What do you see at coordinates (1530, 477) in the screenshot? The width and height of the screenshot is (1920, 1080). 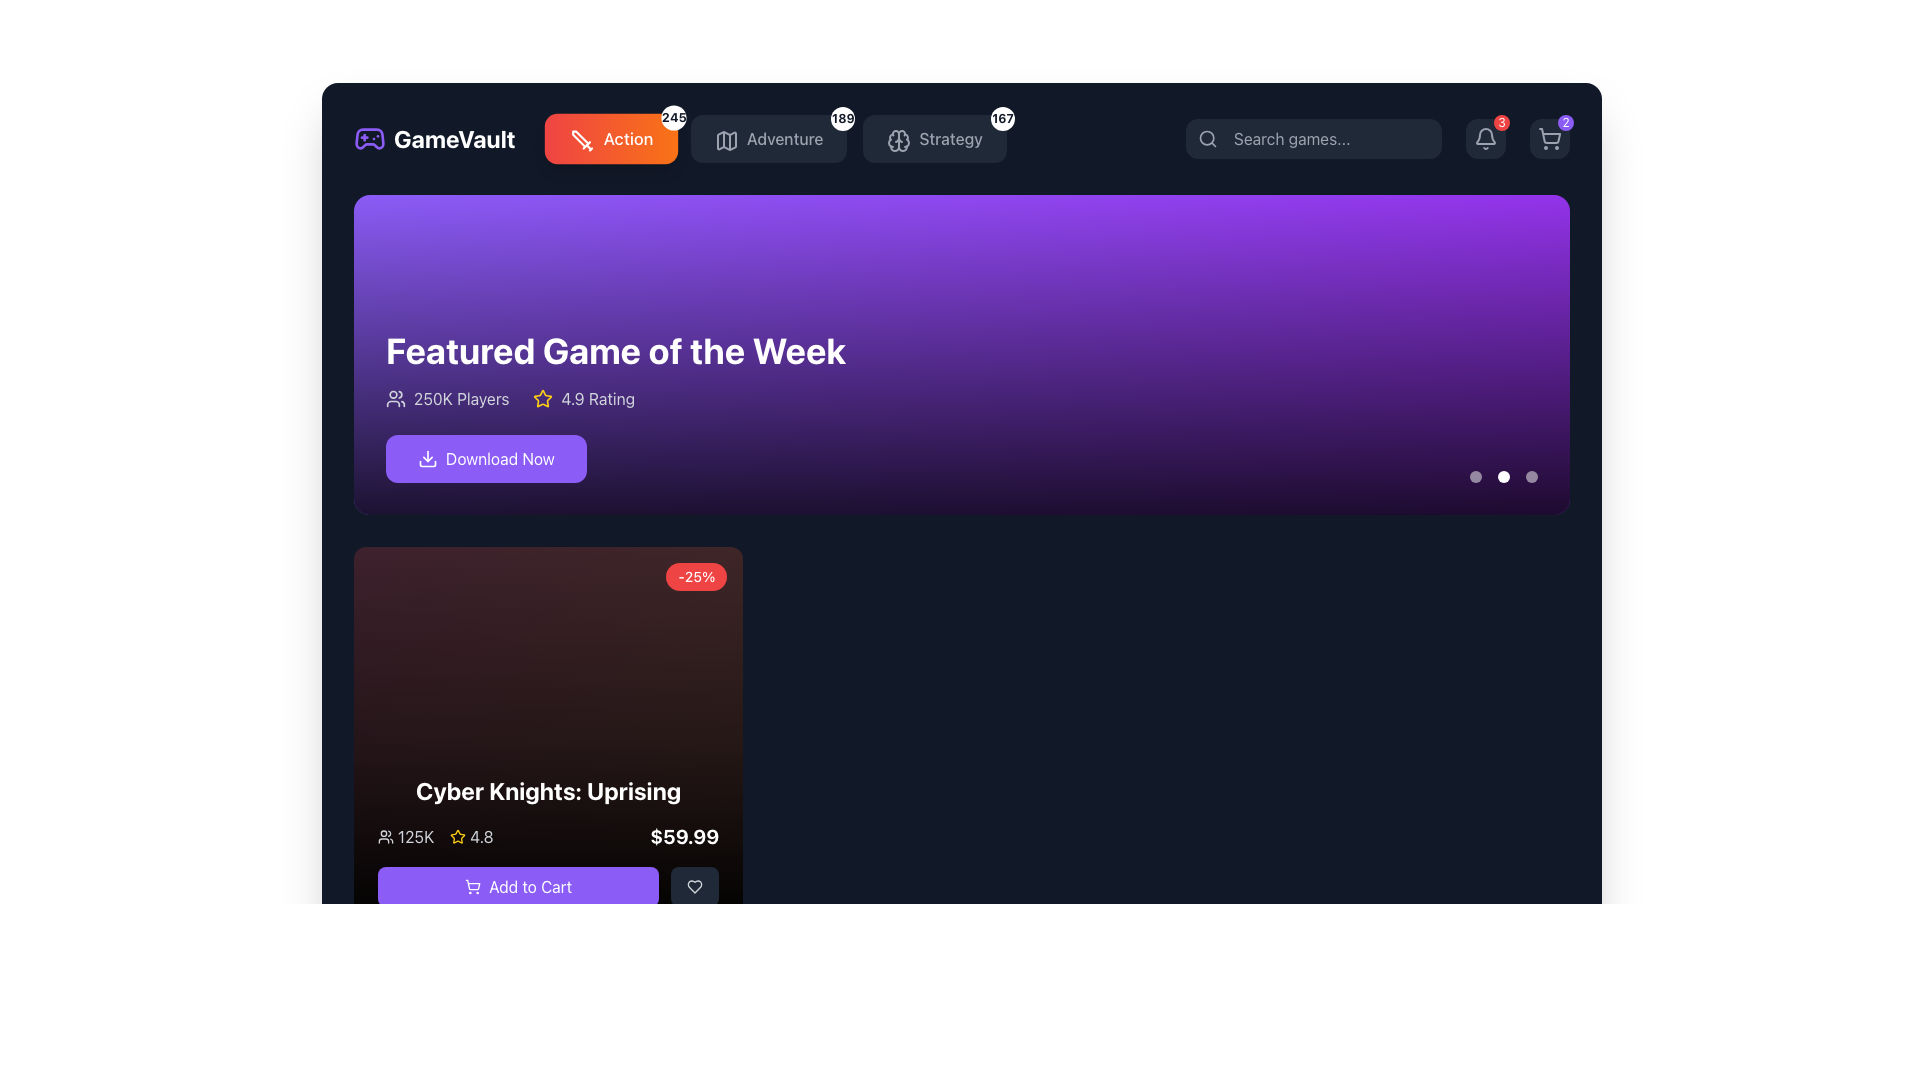 I see `the third circular indicator dot located in the bottom right corner of the purple section, which has a white background and partial transparency` at bounding box center [1530, 477].